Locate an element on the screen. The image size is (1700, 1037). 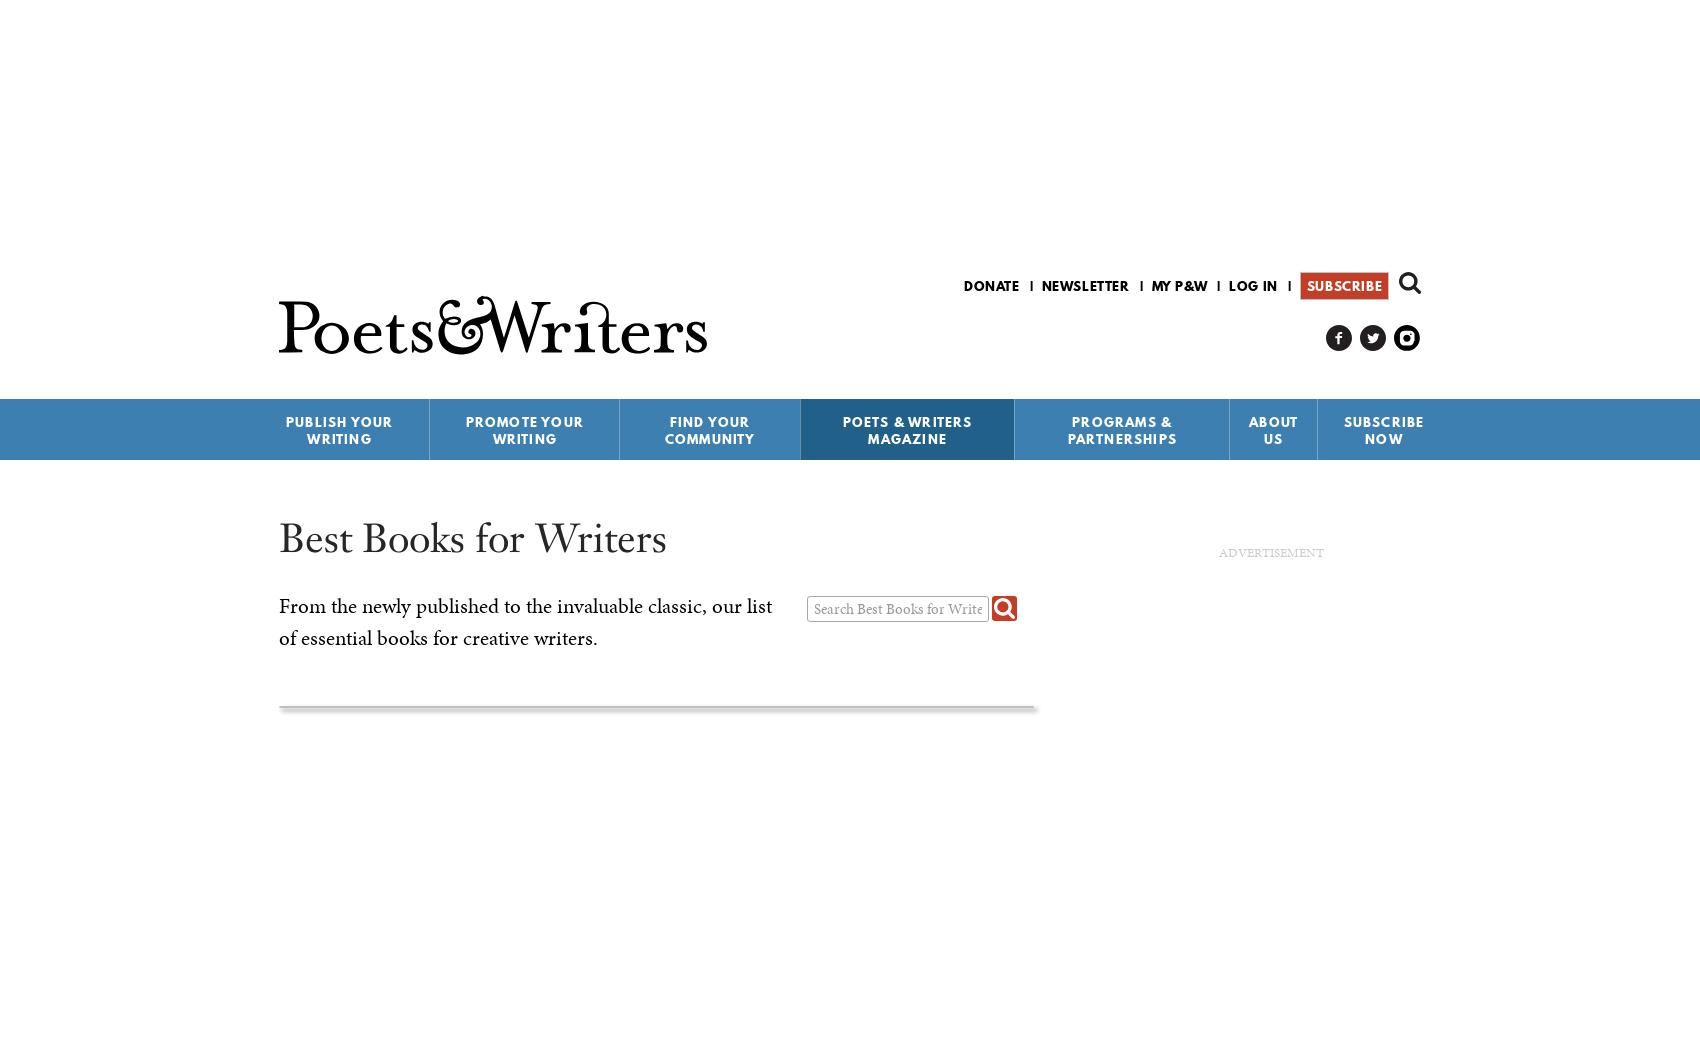
'Promote Your Writing' is located at coordinates (464, 429).